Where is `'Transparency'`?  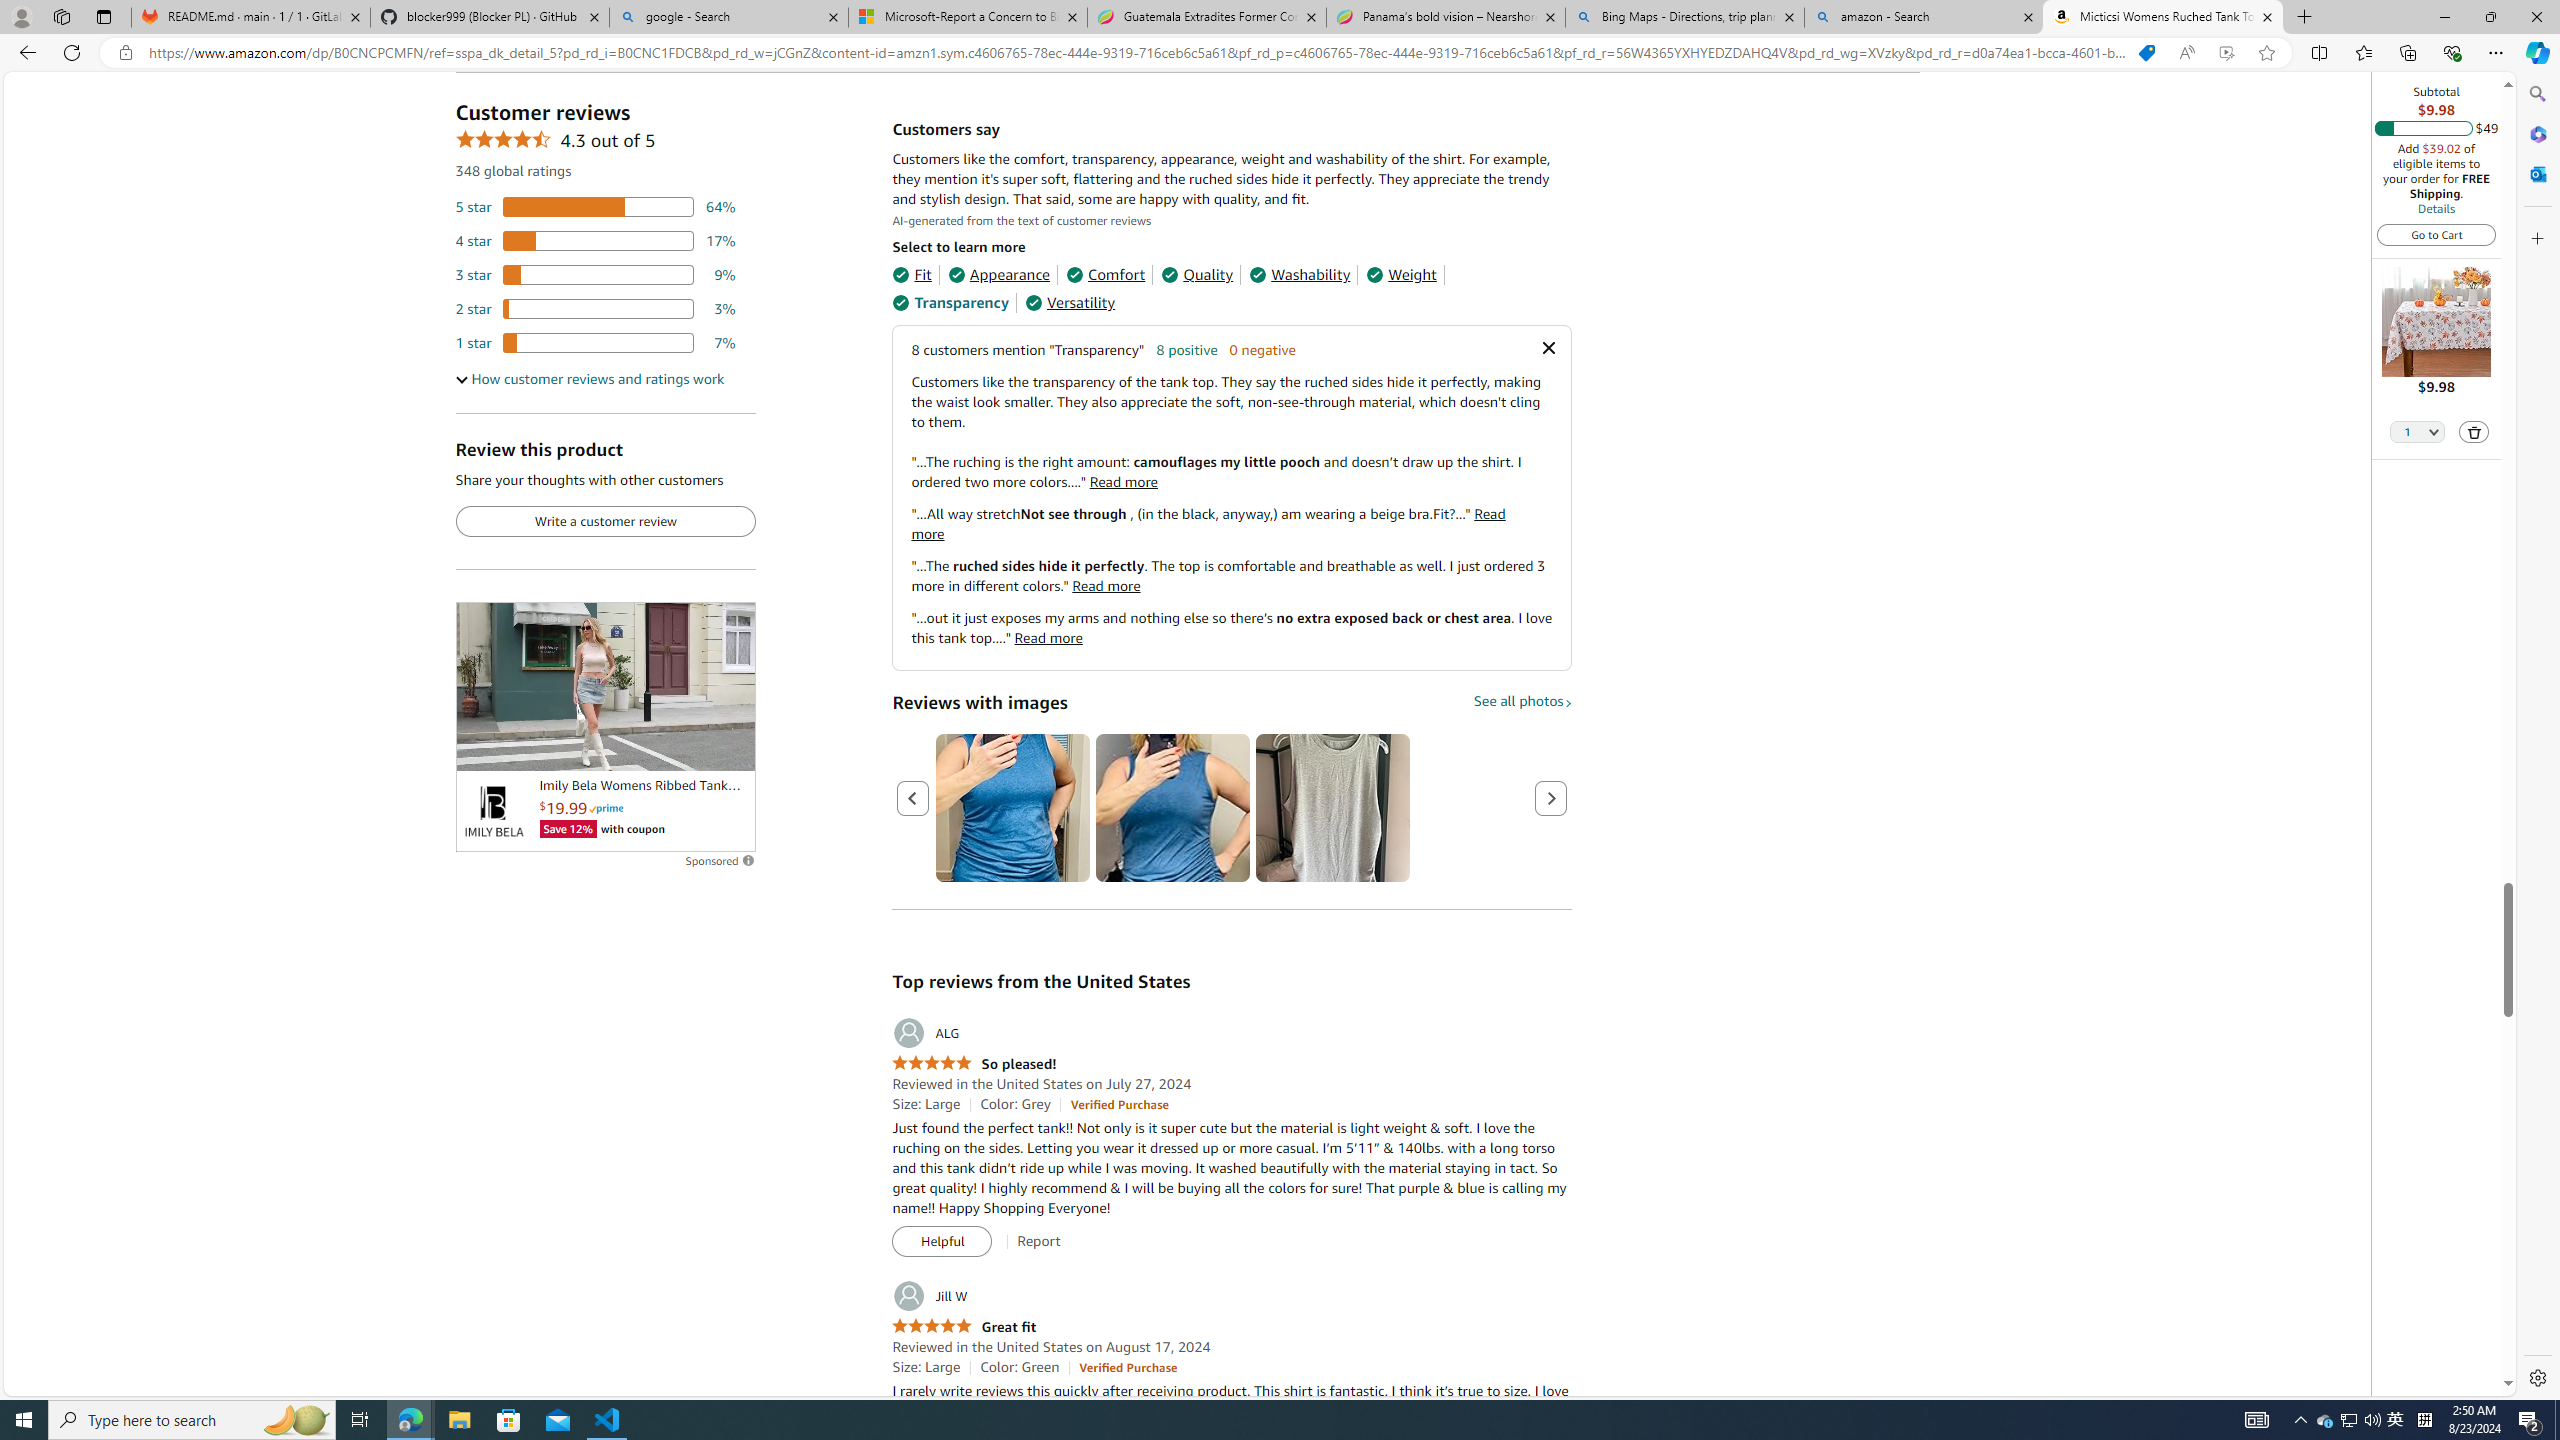
'Transparency' is located at coordinates (949, 302).